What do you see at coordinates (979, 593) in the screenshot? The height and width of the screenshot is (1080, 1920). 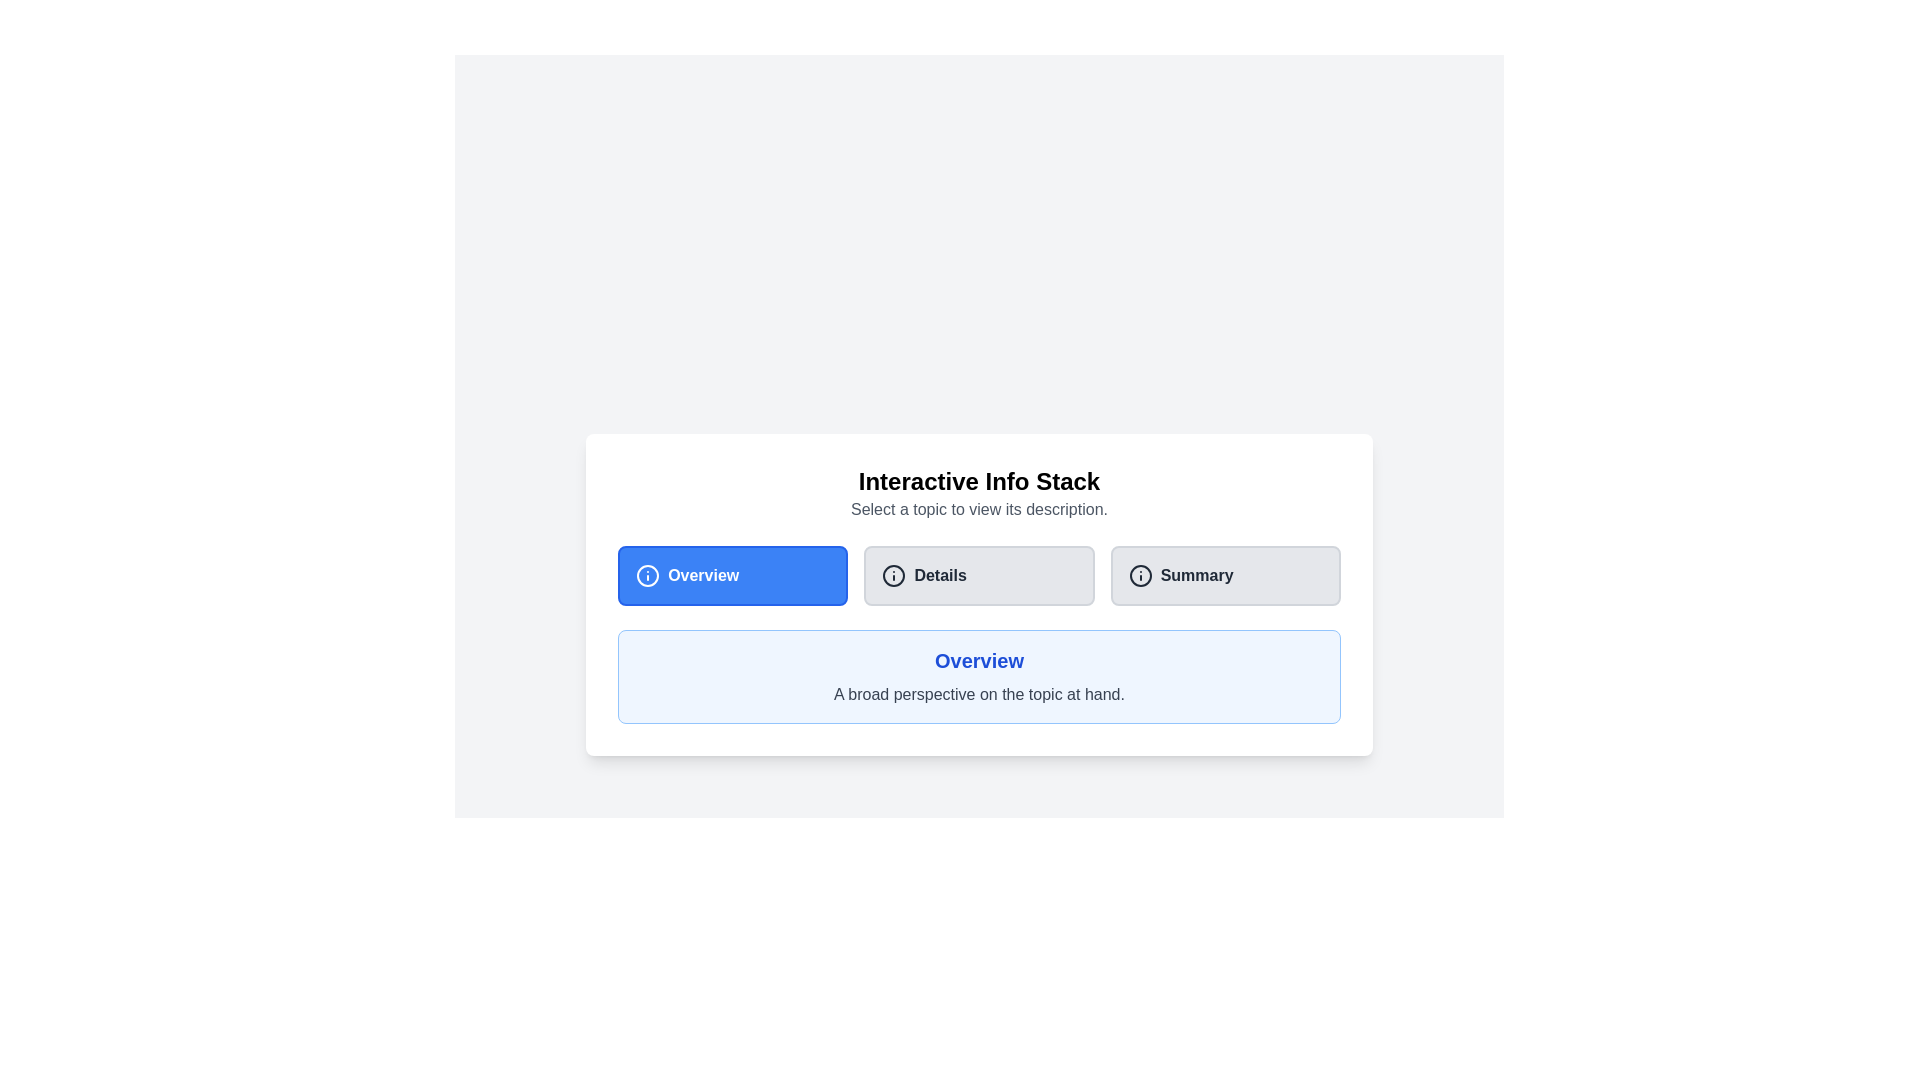 I see `the 'Details' button located between the 'Overview' button and the 'Summary' button` at bounding box center [979, 593].